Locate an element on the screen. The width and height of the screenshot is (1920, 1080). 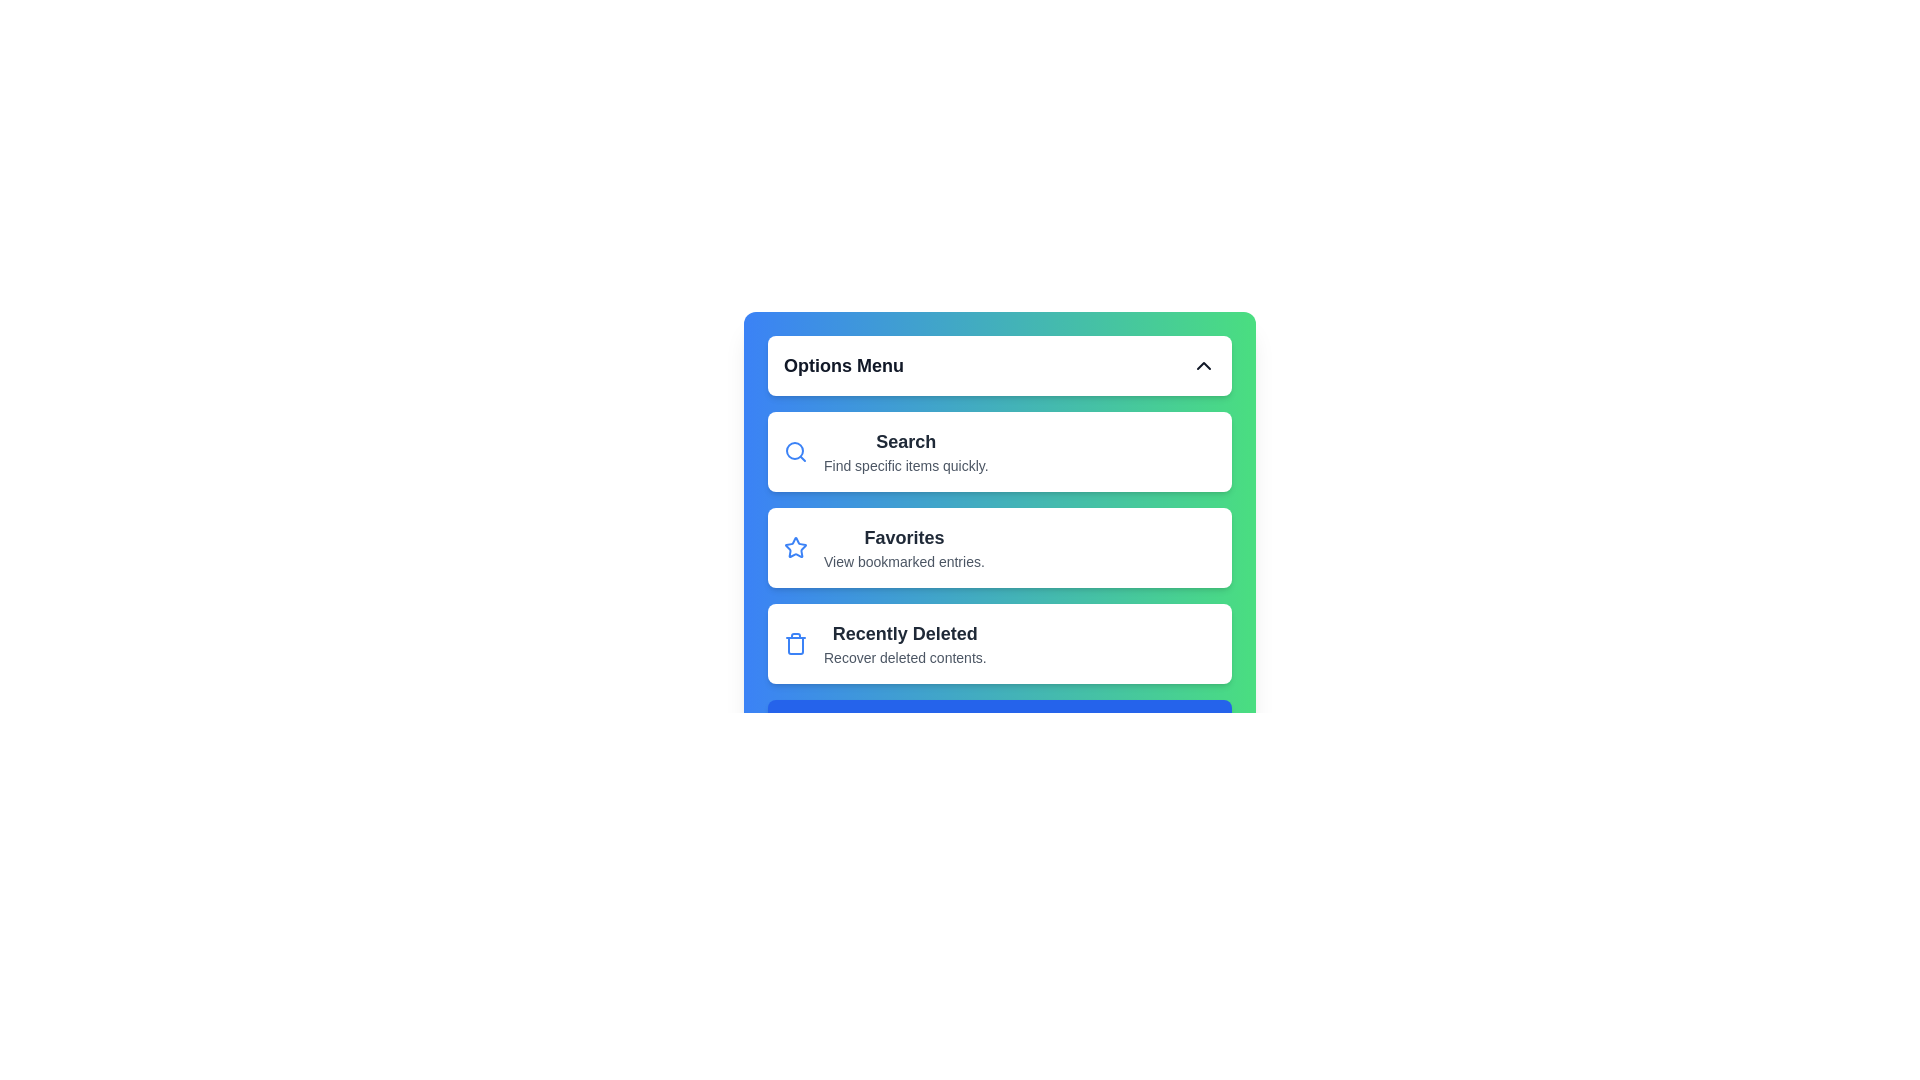
the 'Search' button in the 'Options Menu' section is located at coordinates (999, 451).